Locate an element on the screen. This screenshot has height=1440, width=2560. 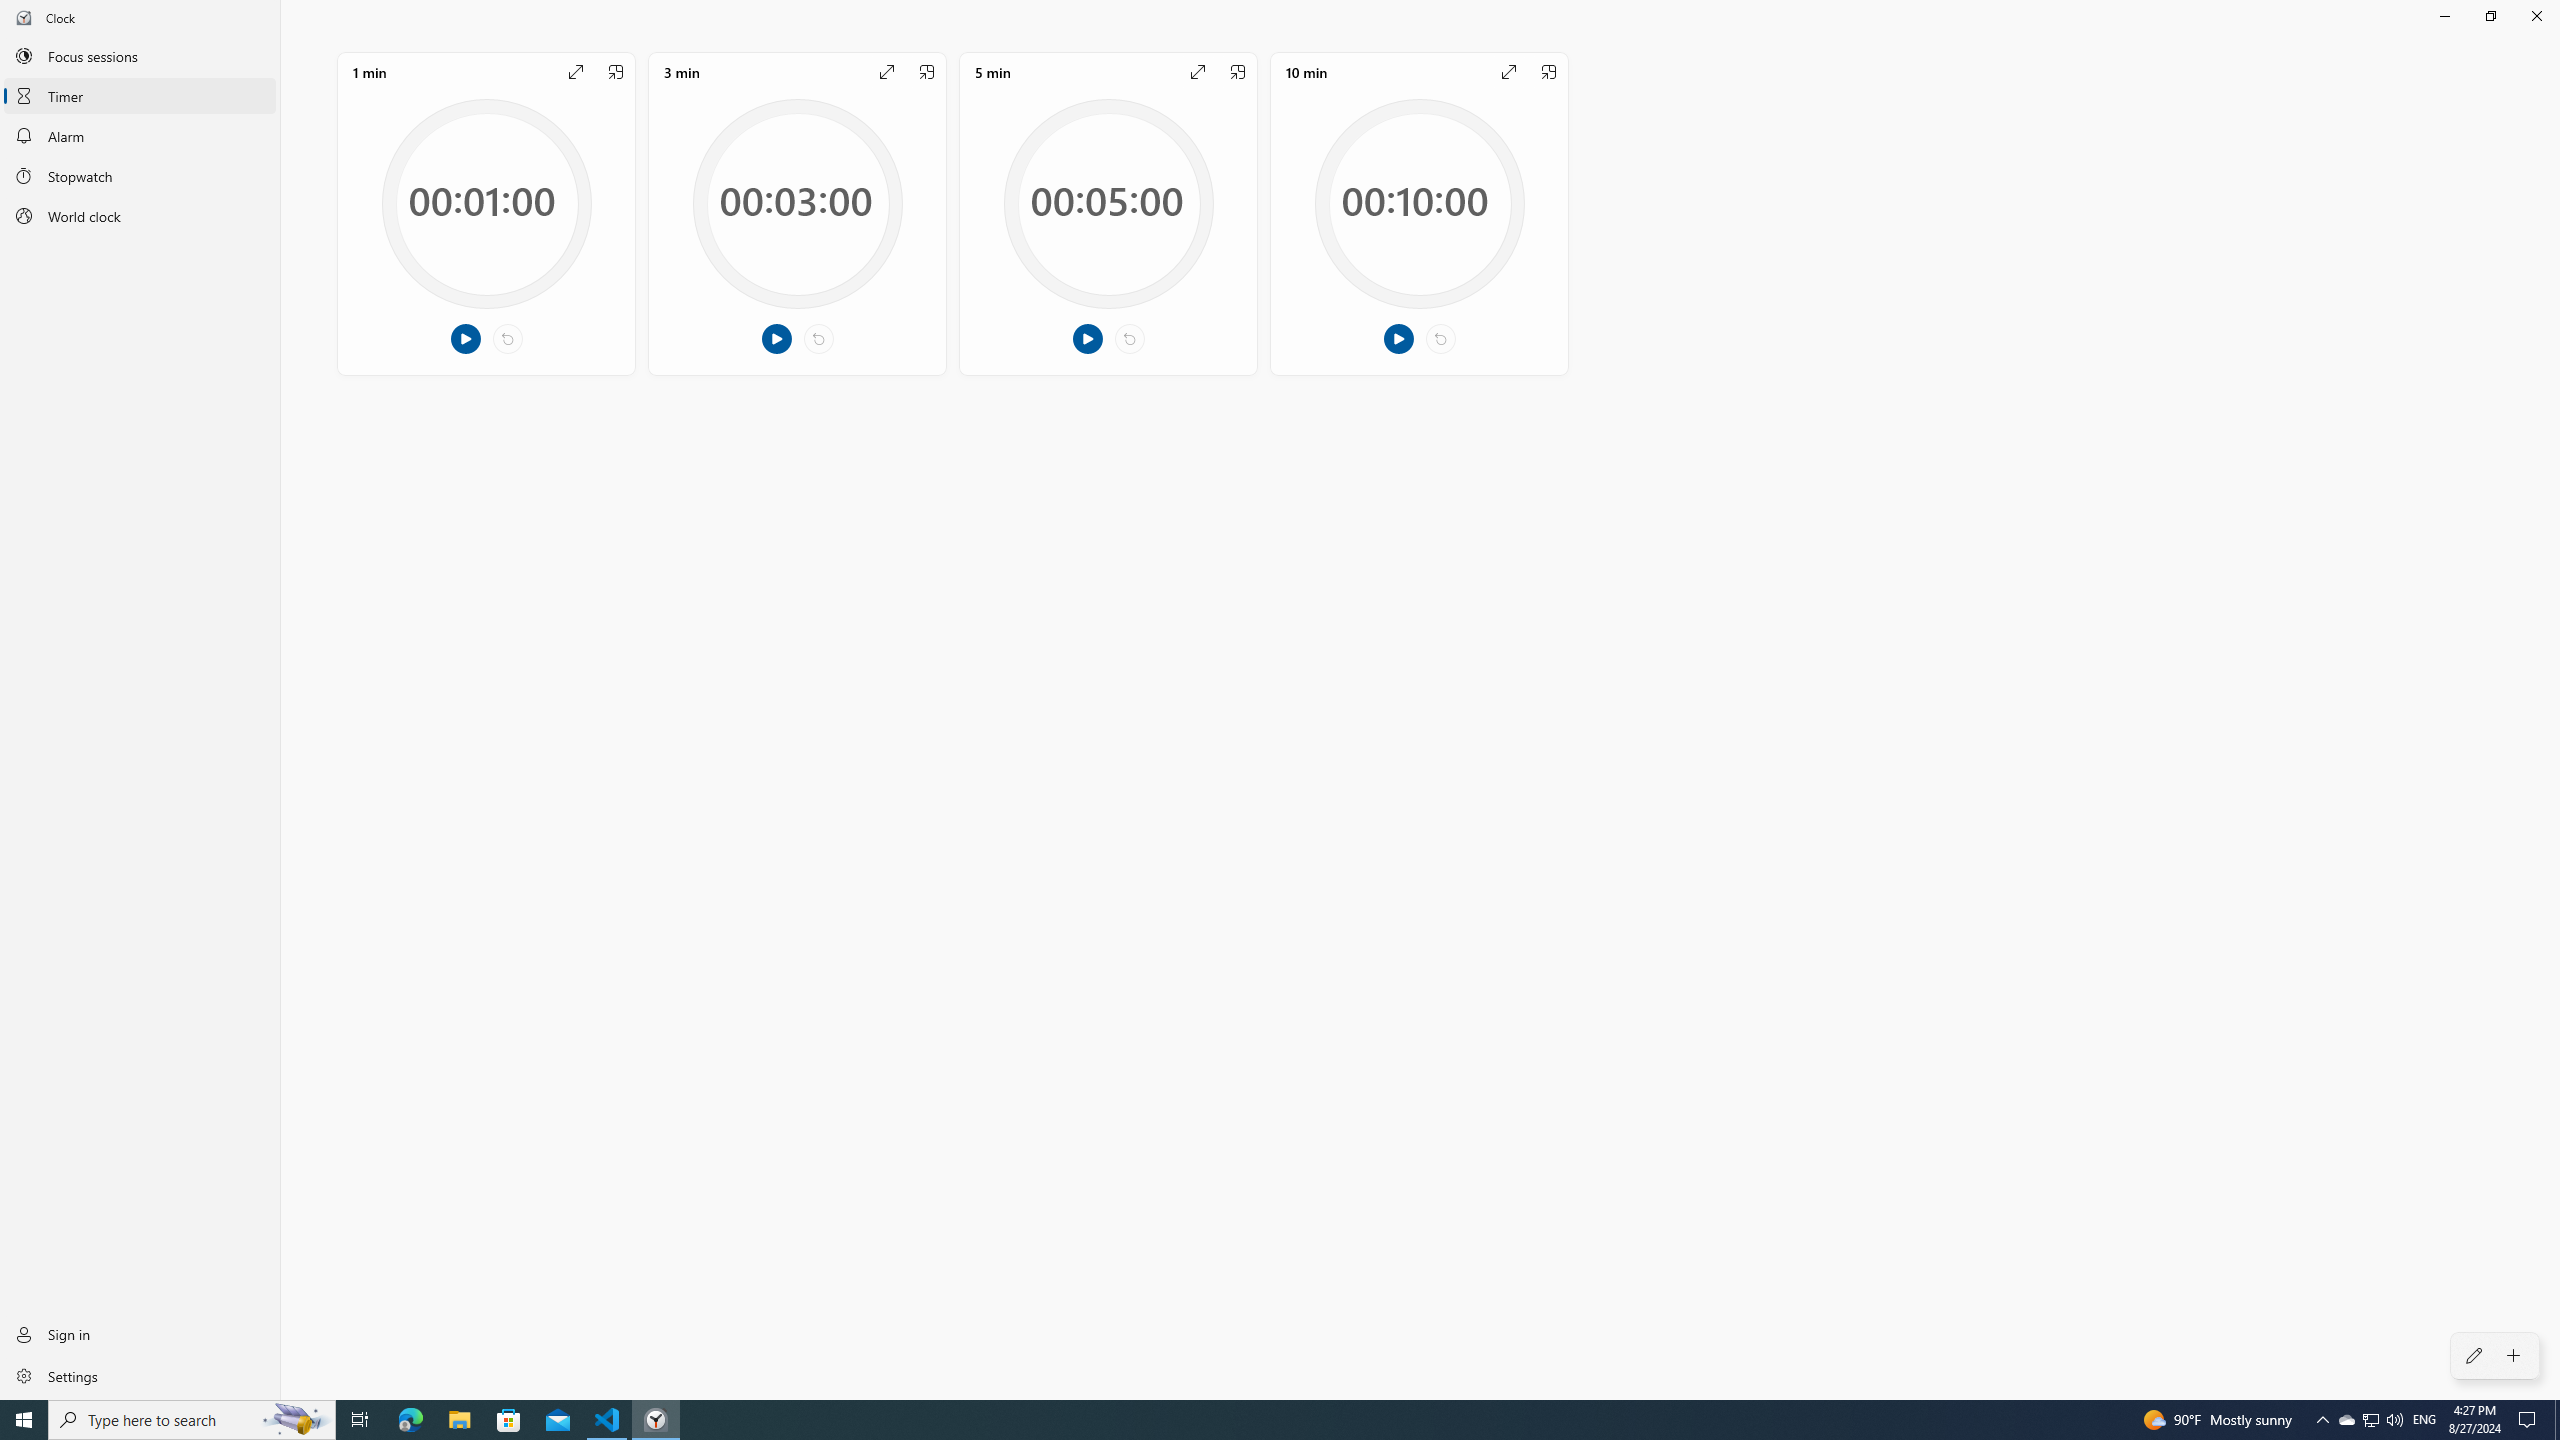
'World clock' is located at coordinates (139, 215).